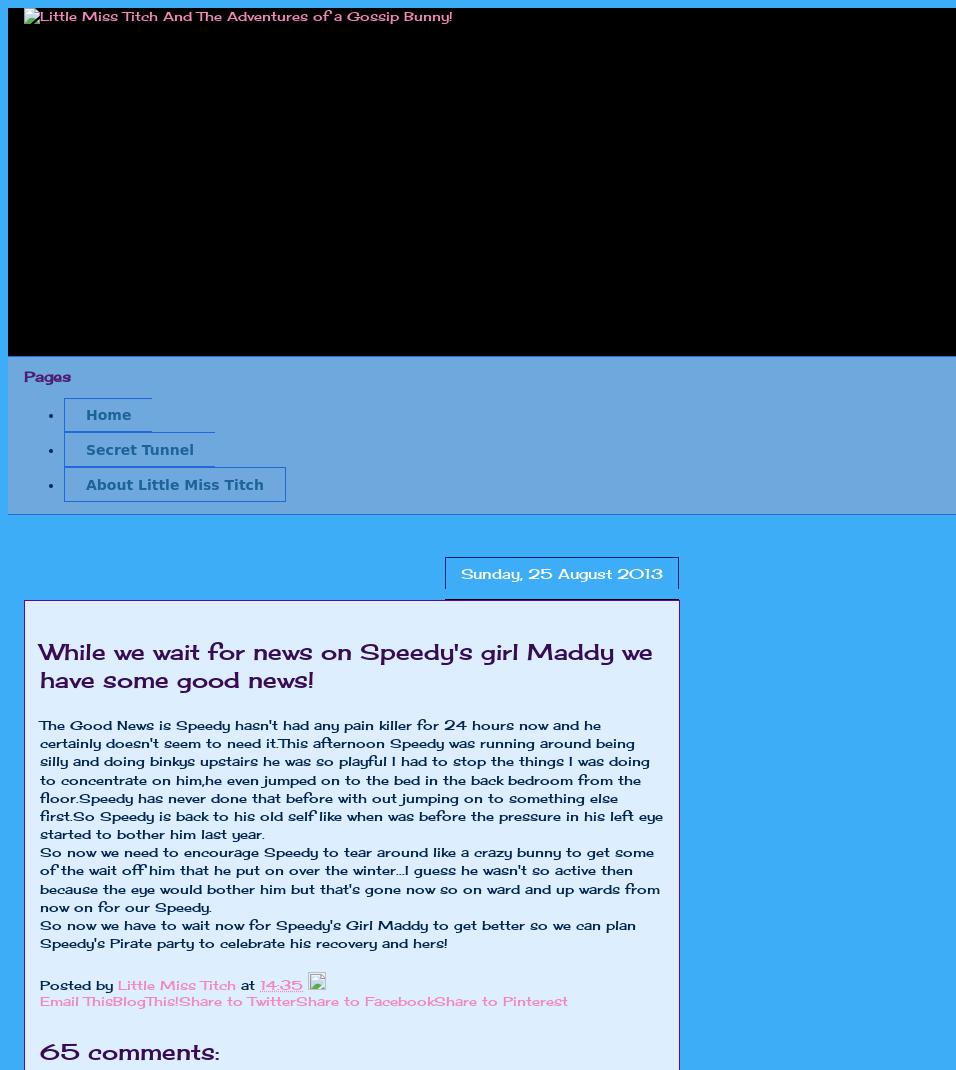 Image resolution: width=956 pixels, height=1070 pixels. Describe the element at coordinates (280, 983) in the screenshot. I see `'14:35'` at that location.